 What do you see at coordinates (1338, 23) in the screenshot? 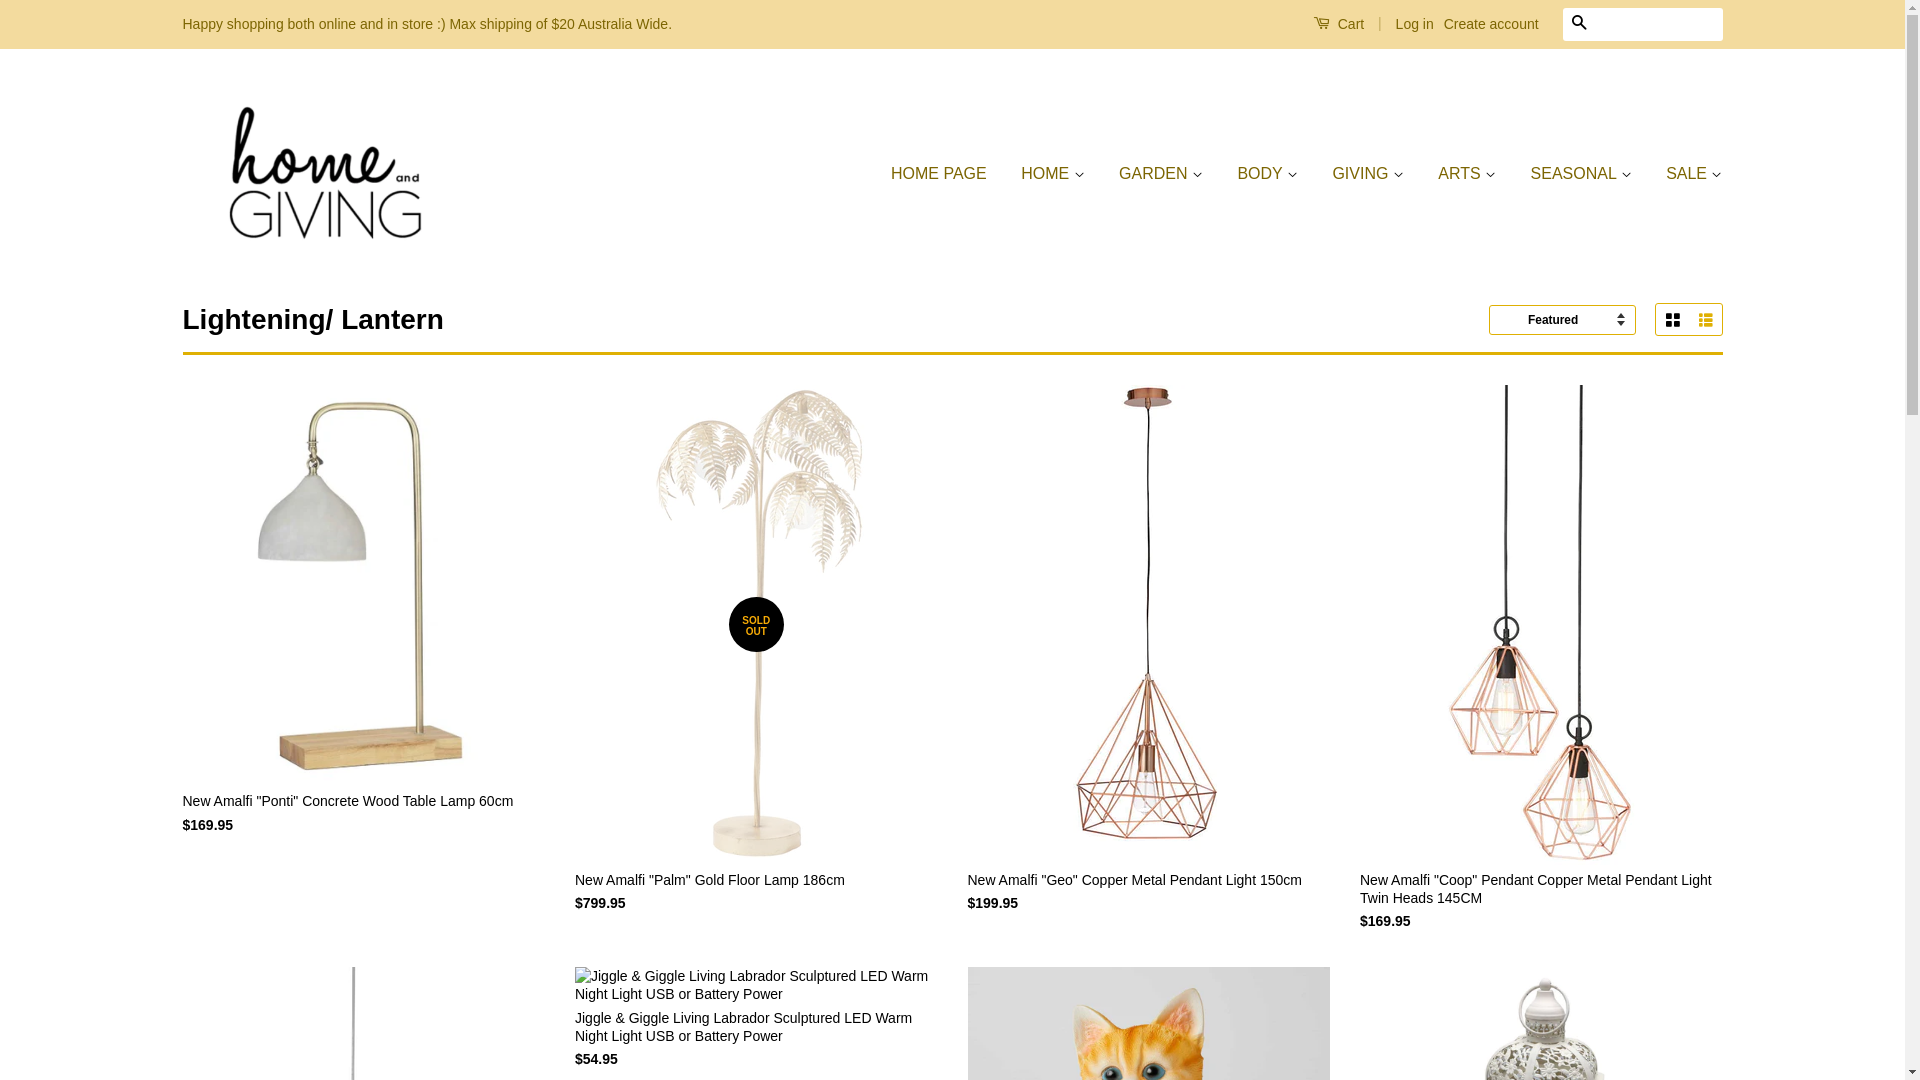
I see `'Cart'` at bounding box center [1338, 23].